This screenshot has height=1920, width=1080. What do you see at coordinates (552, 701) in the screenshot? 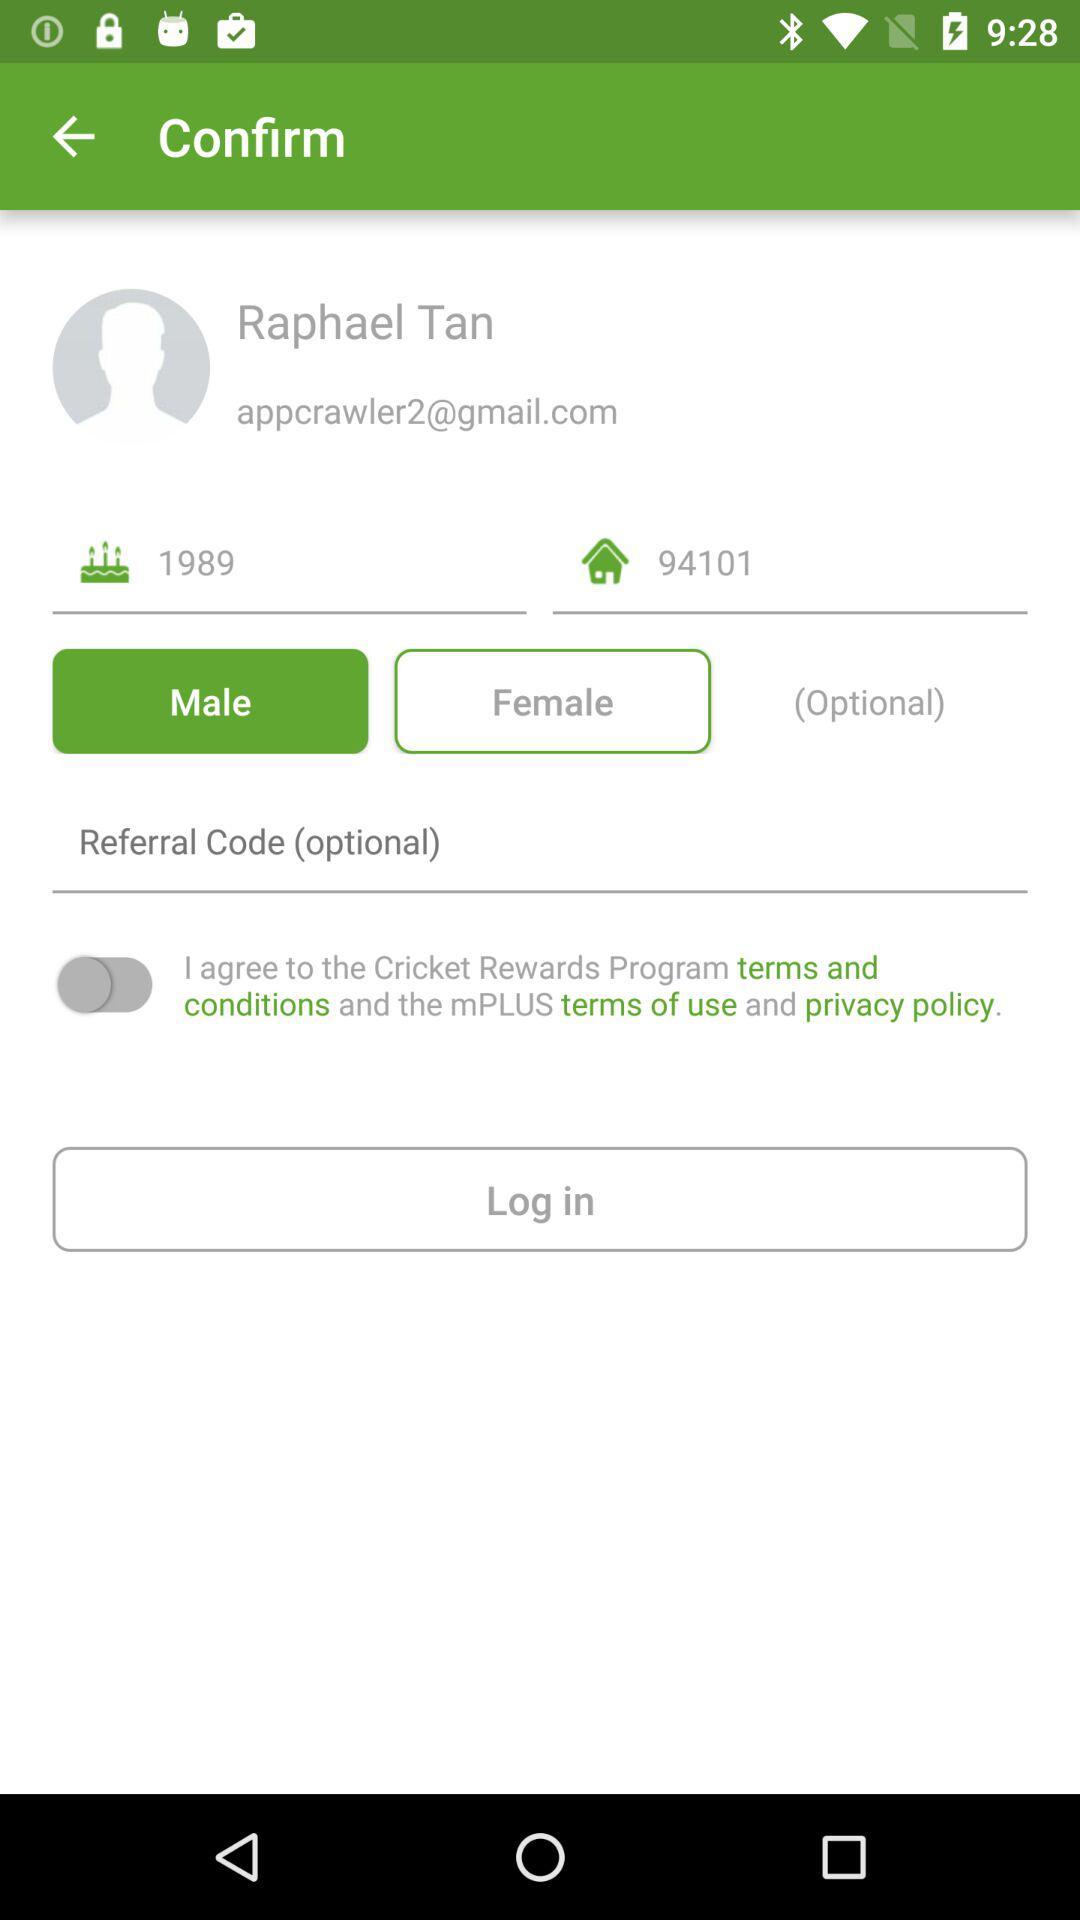
I see `the female option` at bounding box center [552, 701].